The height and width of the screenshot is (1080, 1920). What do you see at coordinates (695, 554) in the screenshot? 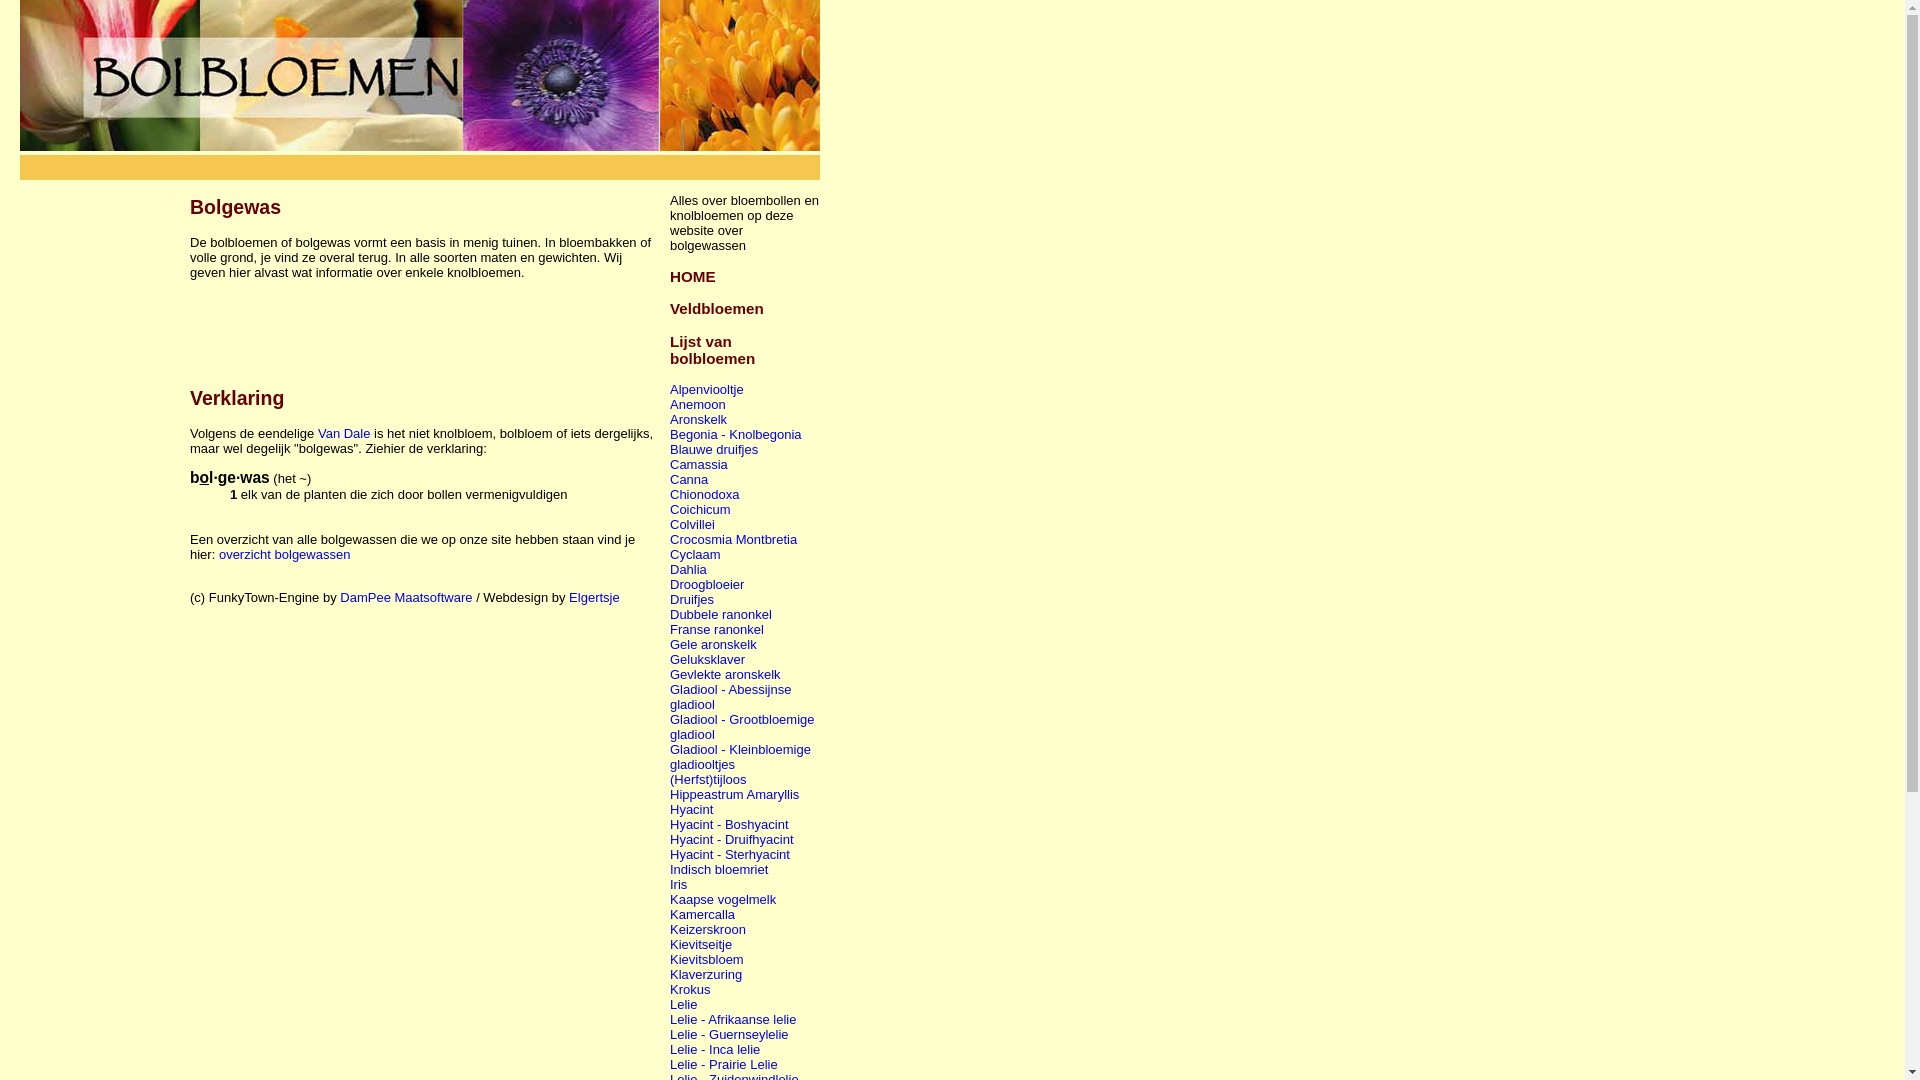
I see `'Cyclaam'` at bounding box center [695, 554].